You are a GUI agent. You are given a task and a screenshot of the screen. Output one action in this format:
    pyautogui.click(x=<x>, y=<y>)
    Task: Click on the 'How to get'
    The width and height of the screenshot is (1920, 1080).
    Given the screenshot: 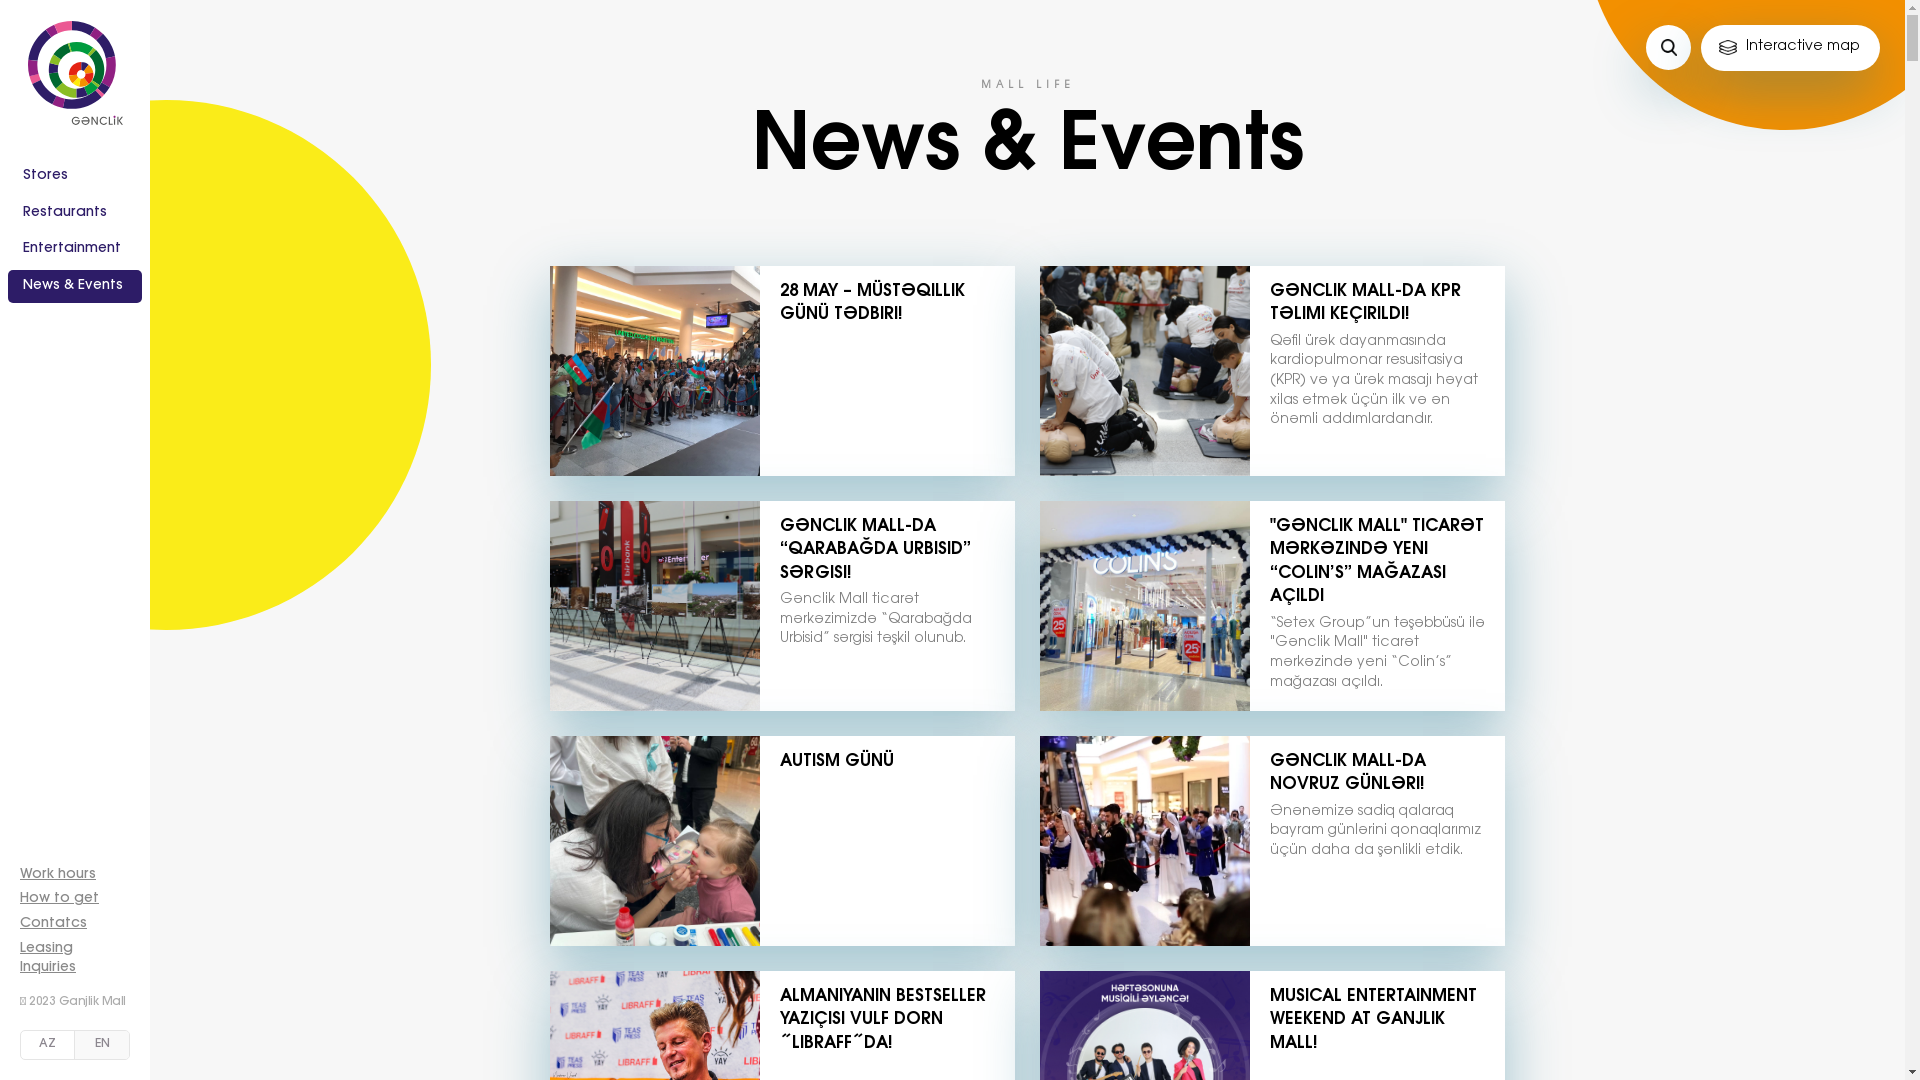 What is the action you would take?
    pyautogui.click(x=59, y=897)
    